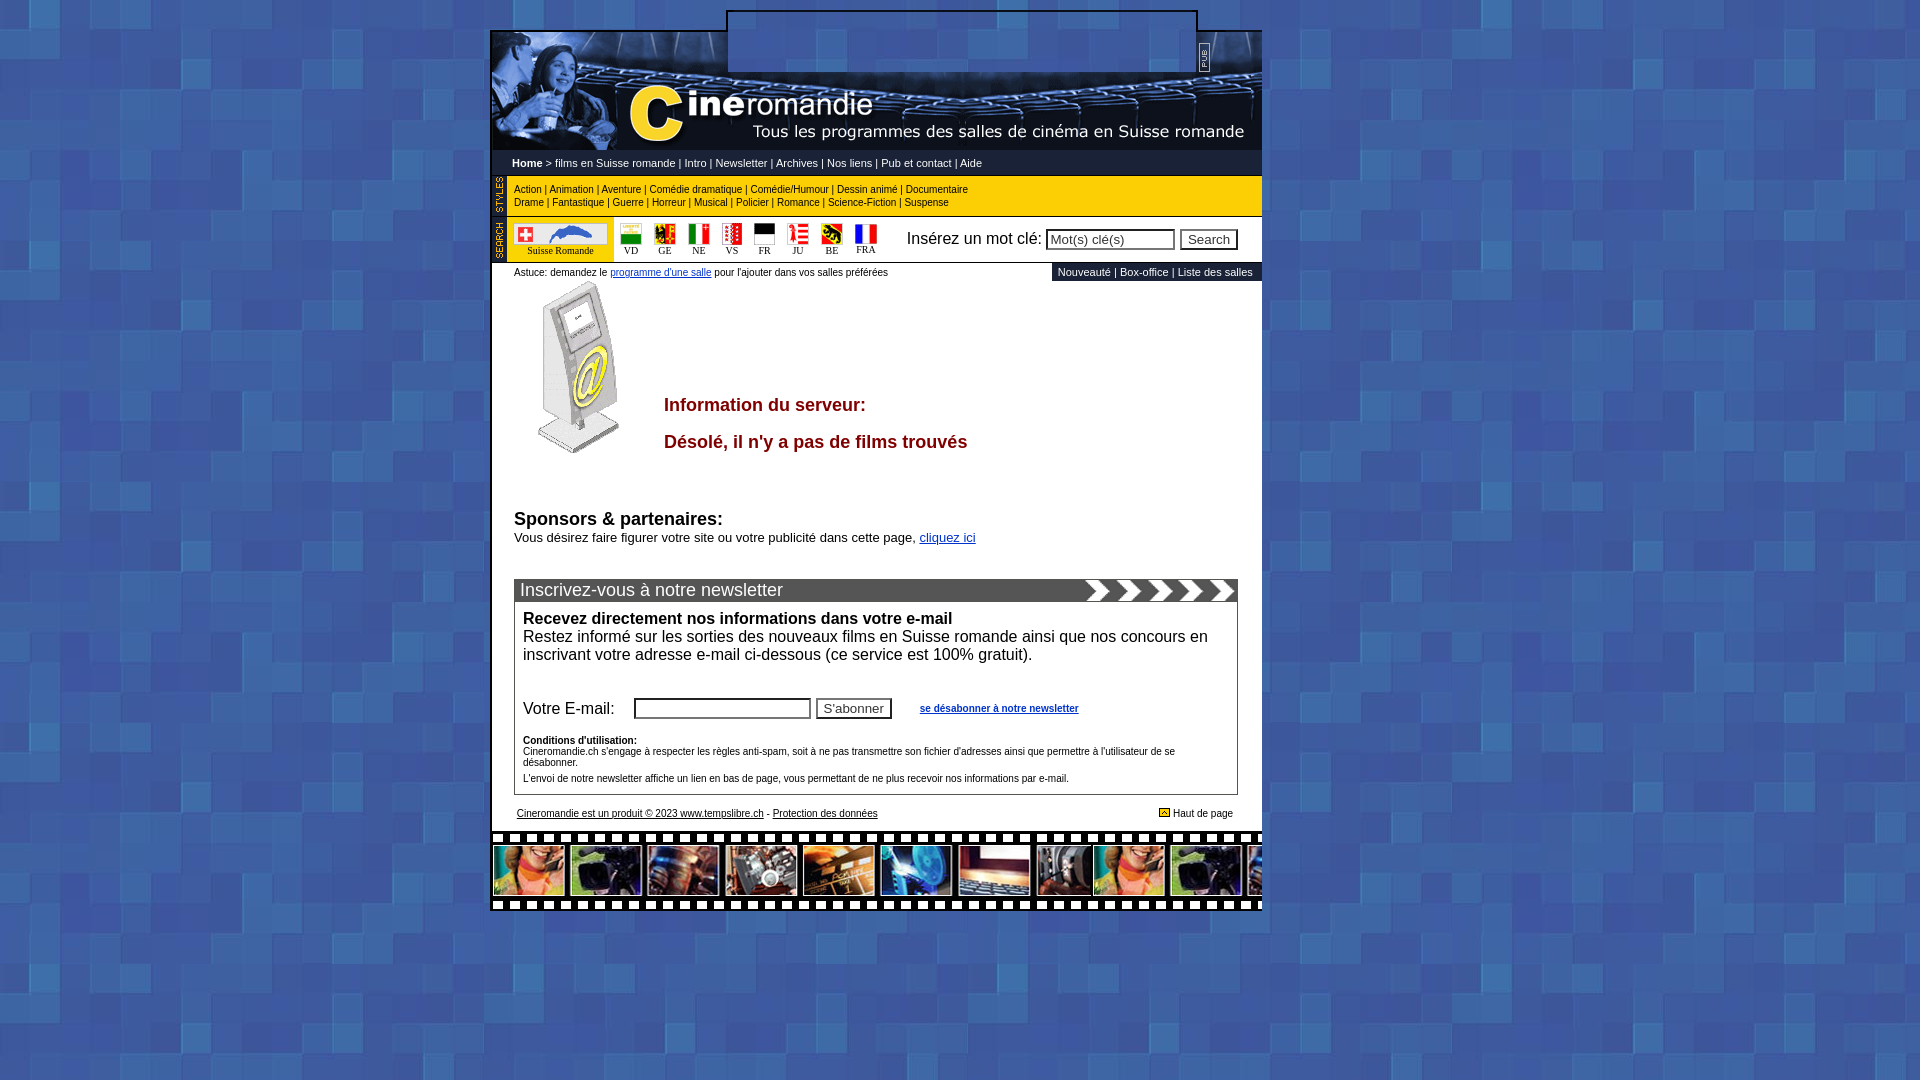  I want to click on 'Fantastique', so click(576, 202).